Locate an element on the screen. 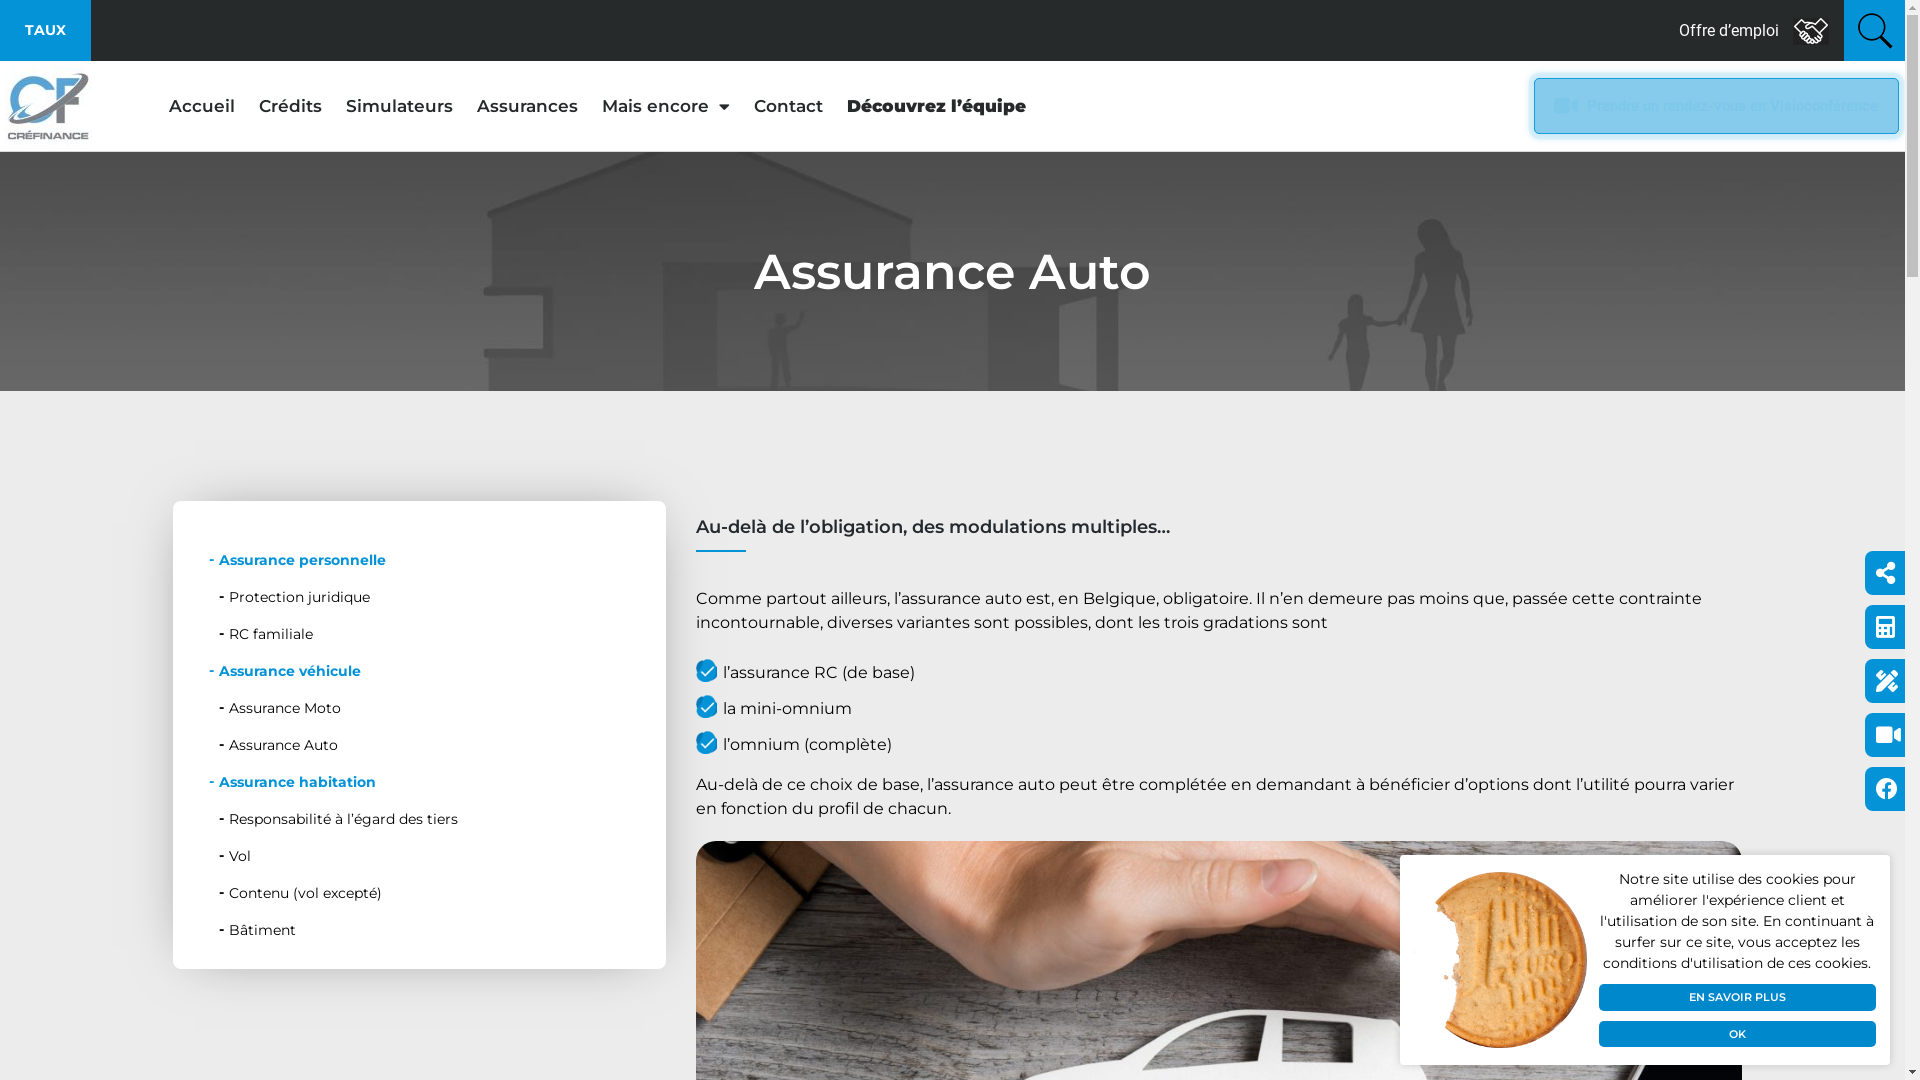 The height and width of the screenshot is (1080, 1920). 'Logo crefinance-3XVEVdQpS1' is located at coordinates (48, 105).